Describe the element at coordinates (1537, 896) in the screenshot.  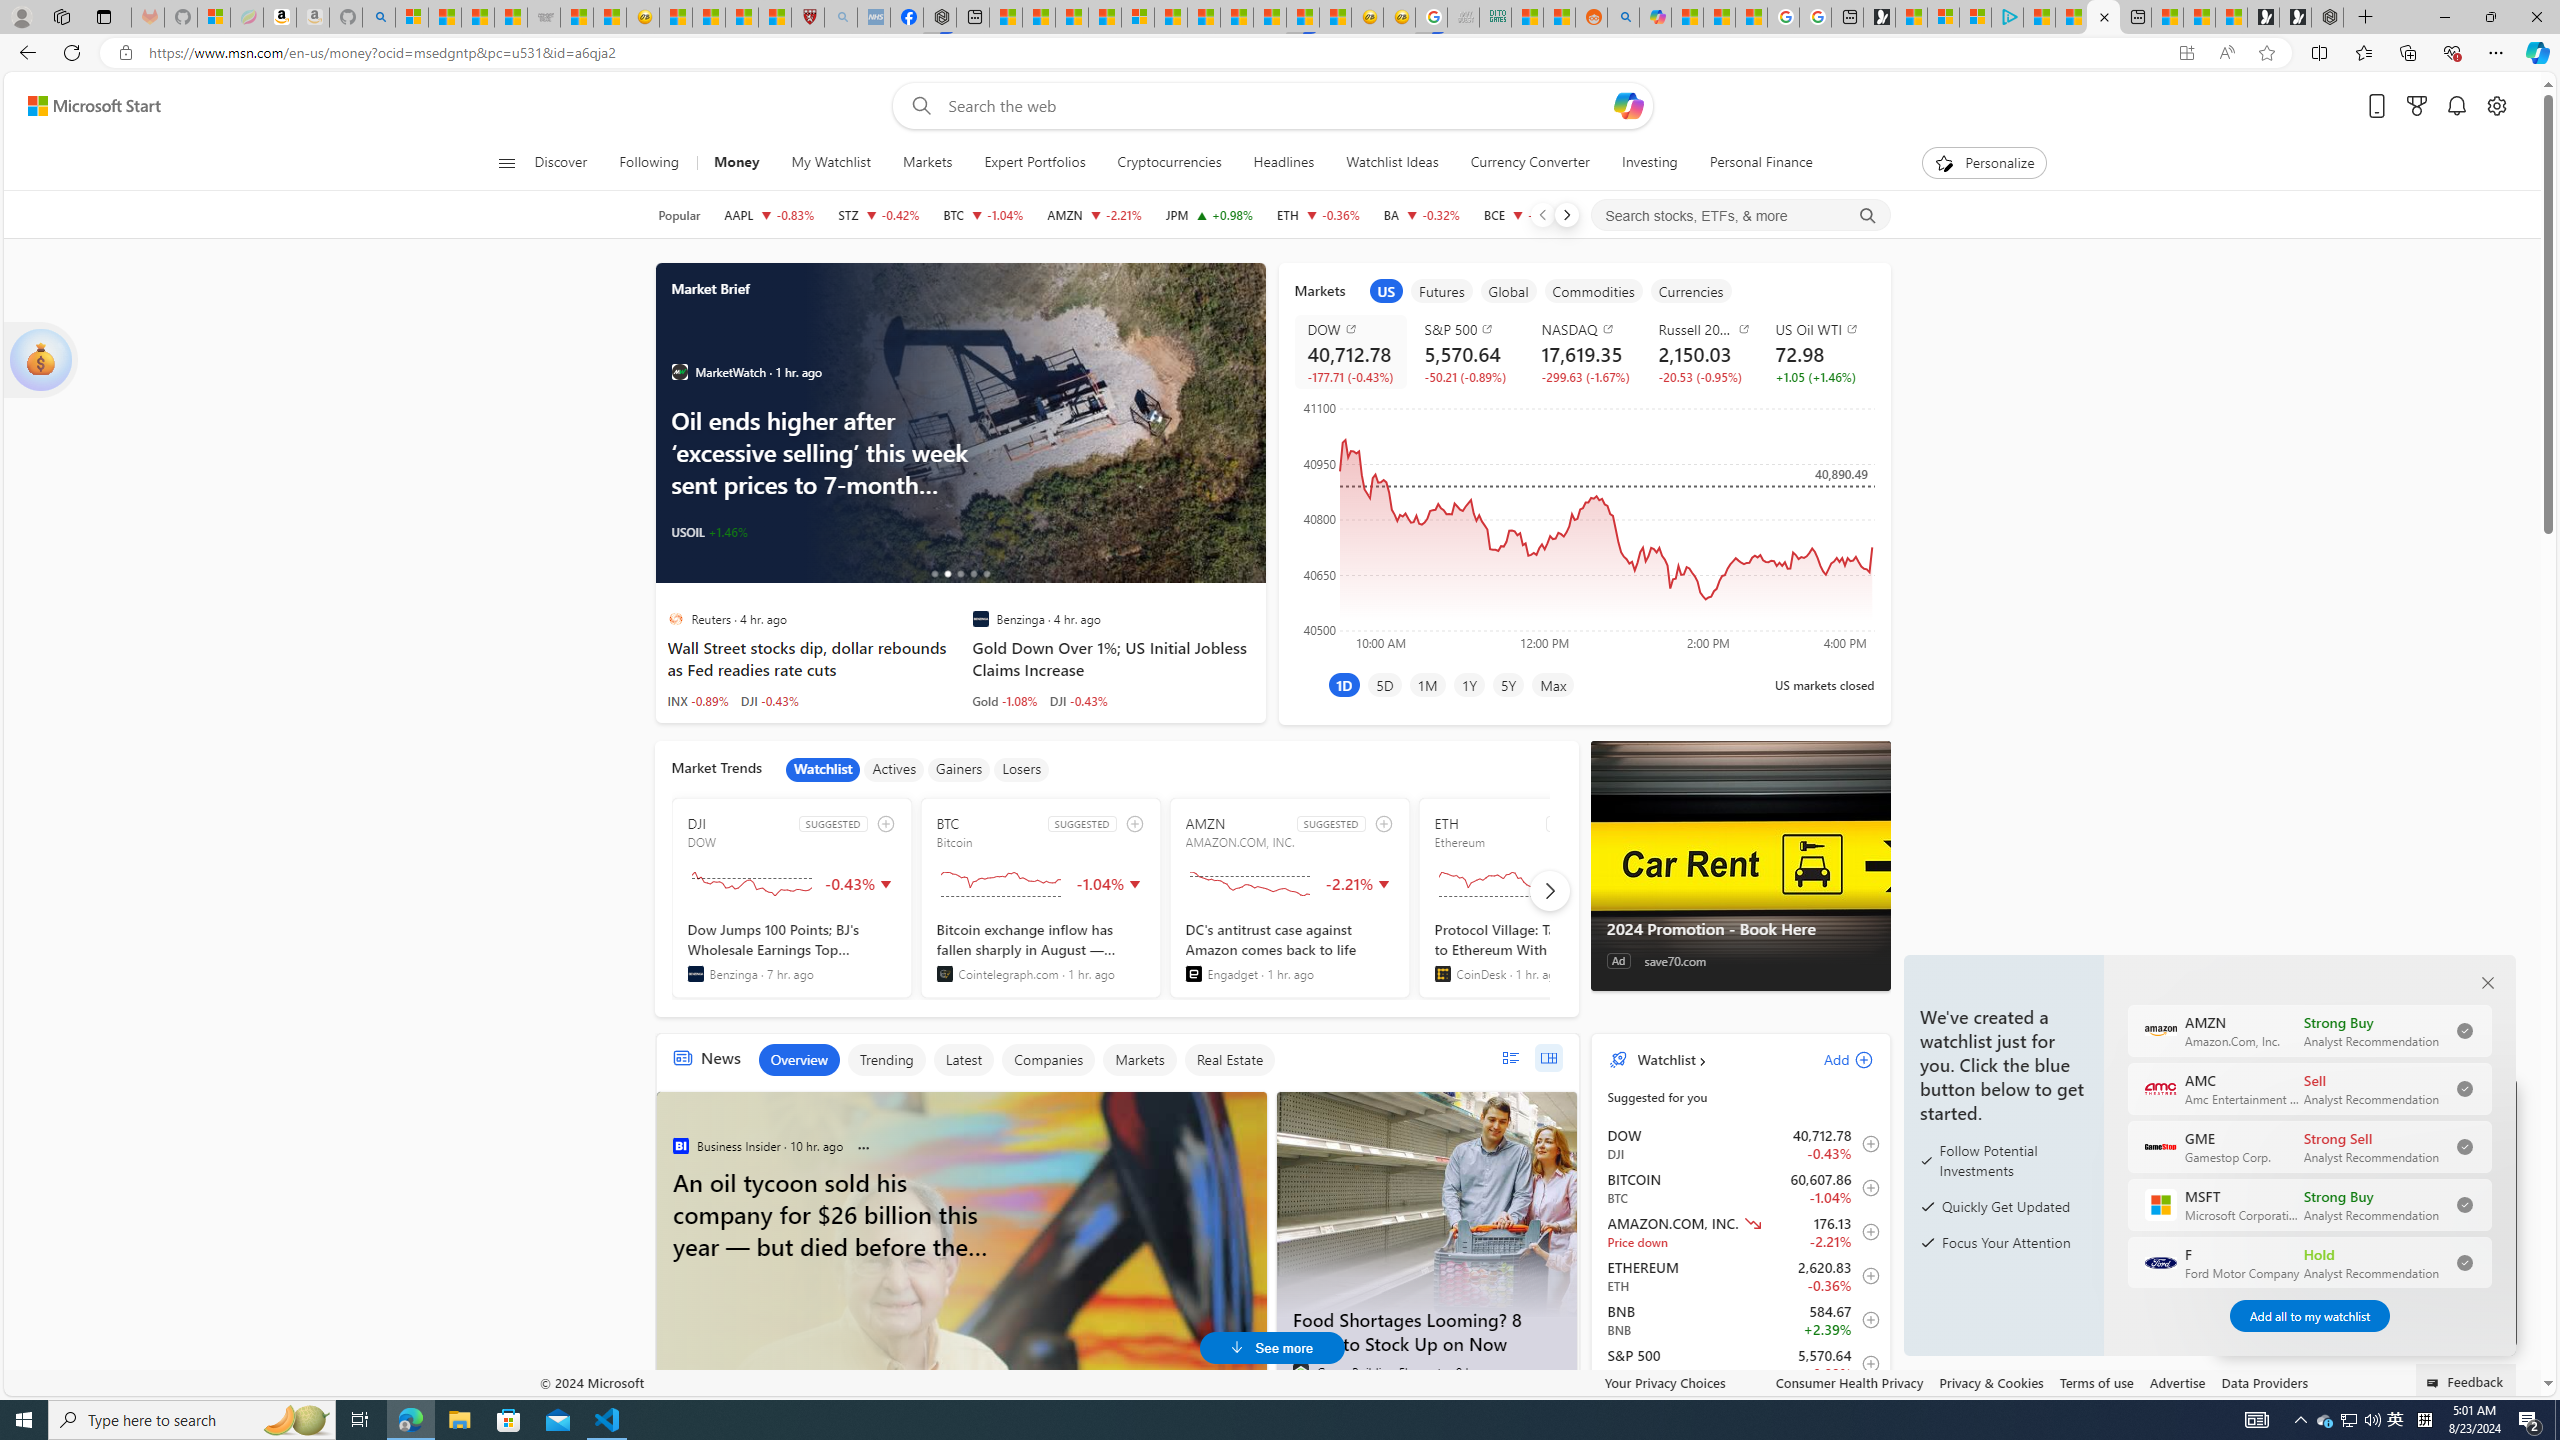
I see `'ETH SUGGESTED Ethereum'` at that location.